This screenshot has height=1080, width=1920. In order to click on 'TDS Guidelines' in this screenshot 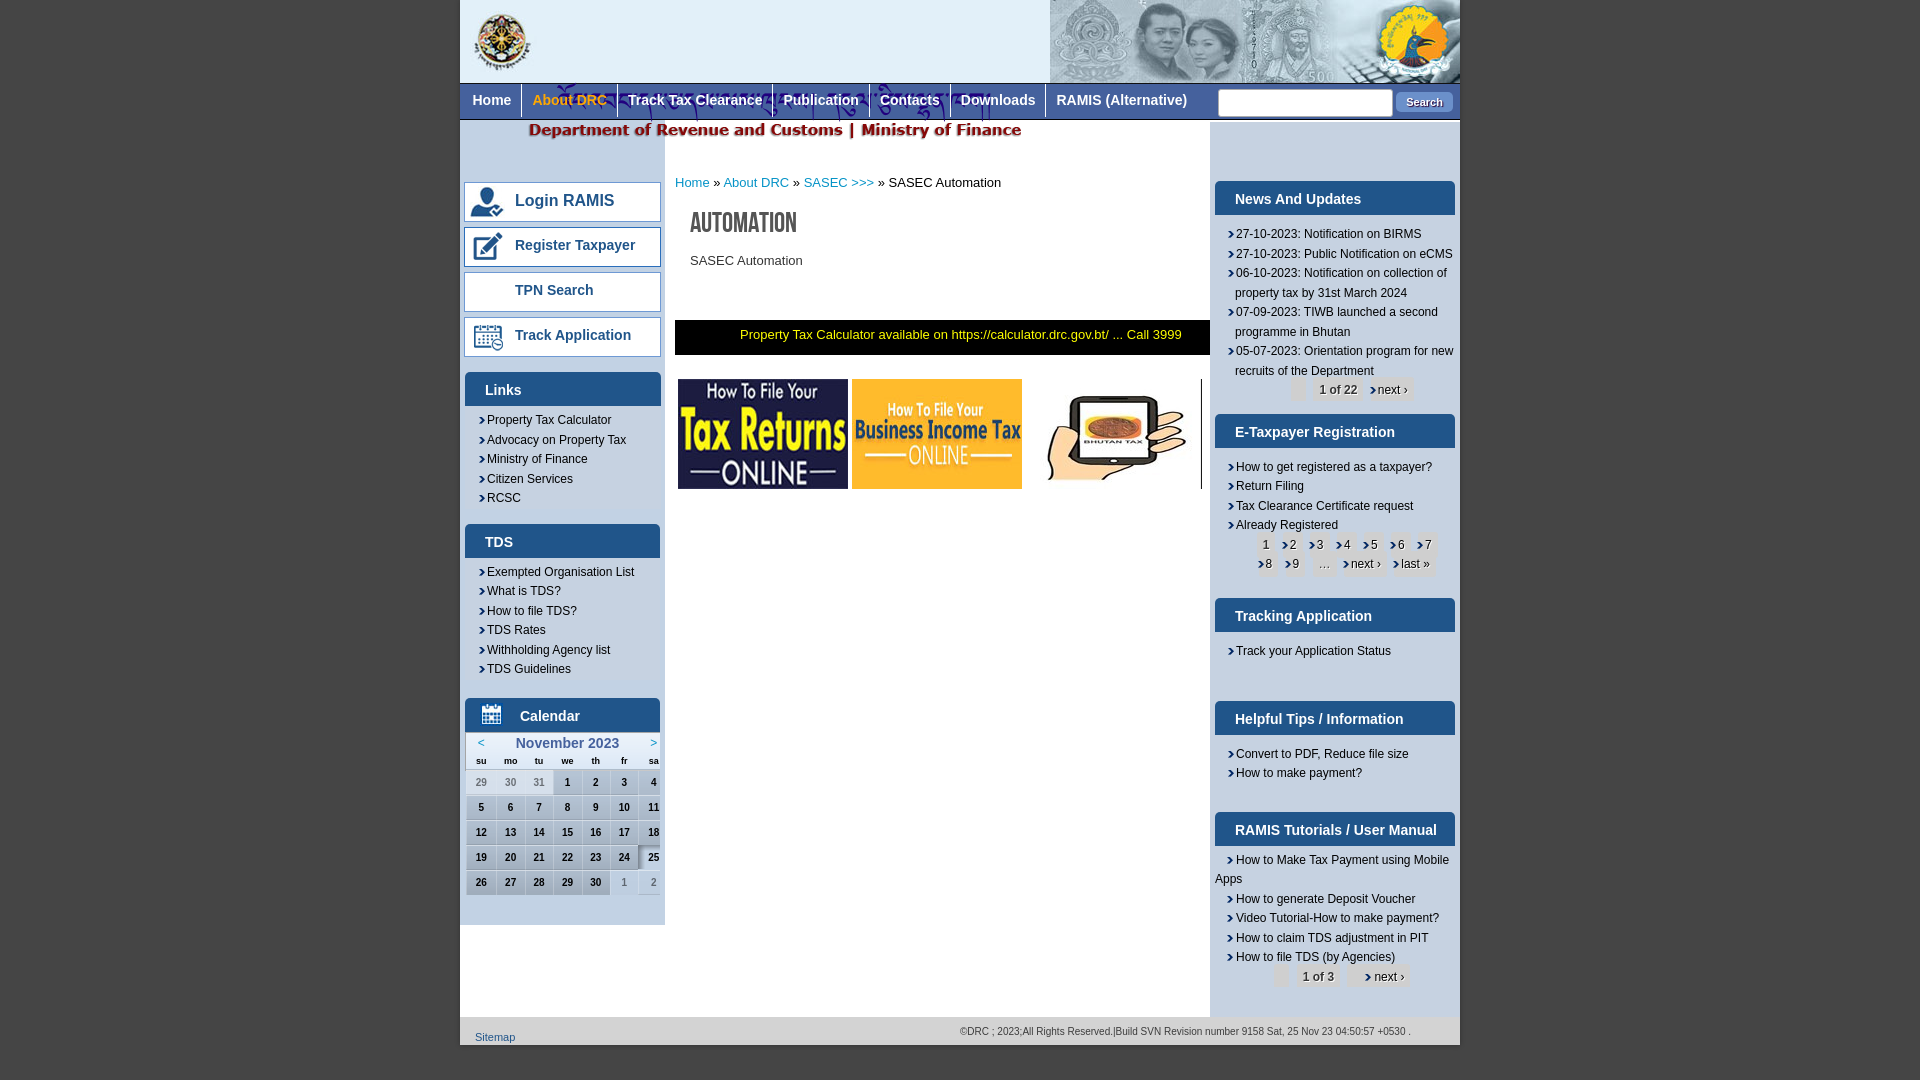, I will do `click(523, 668)`.